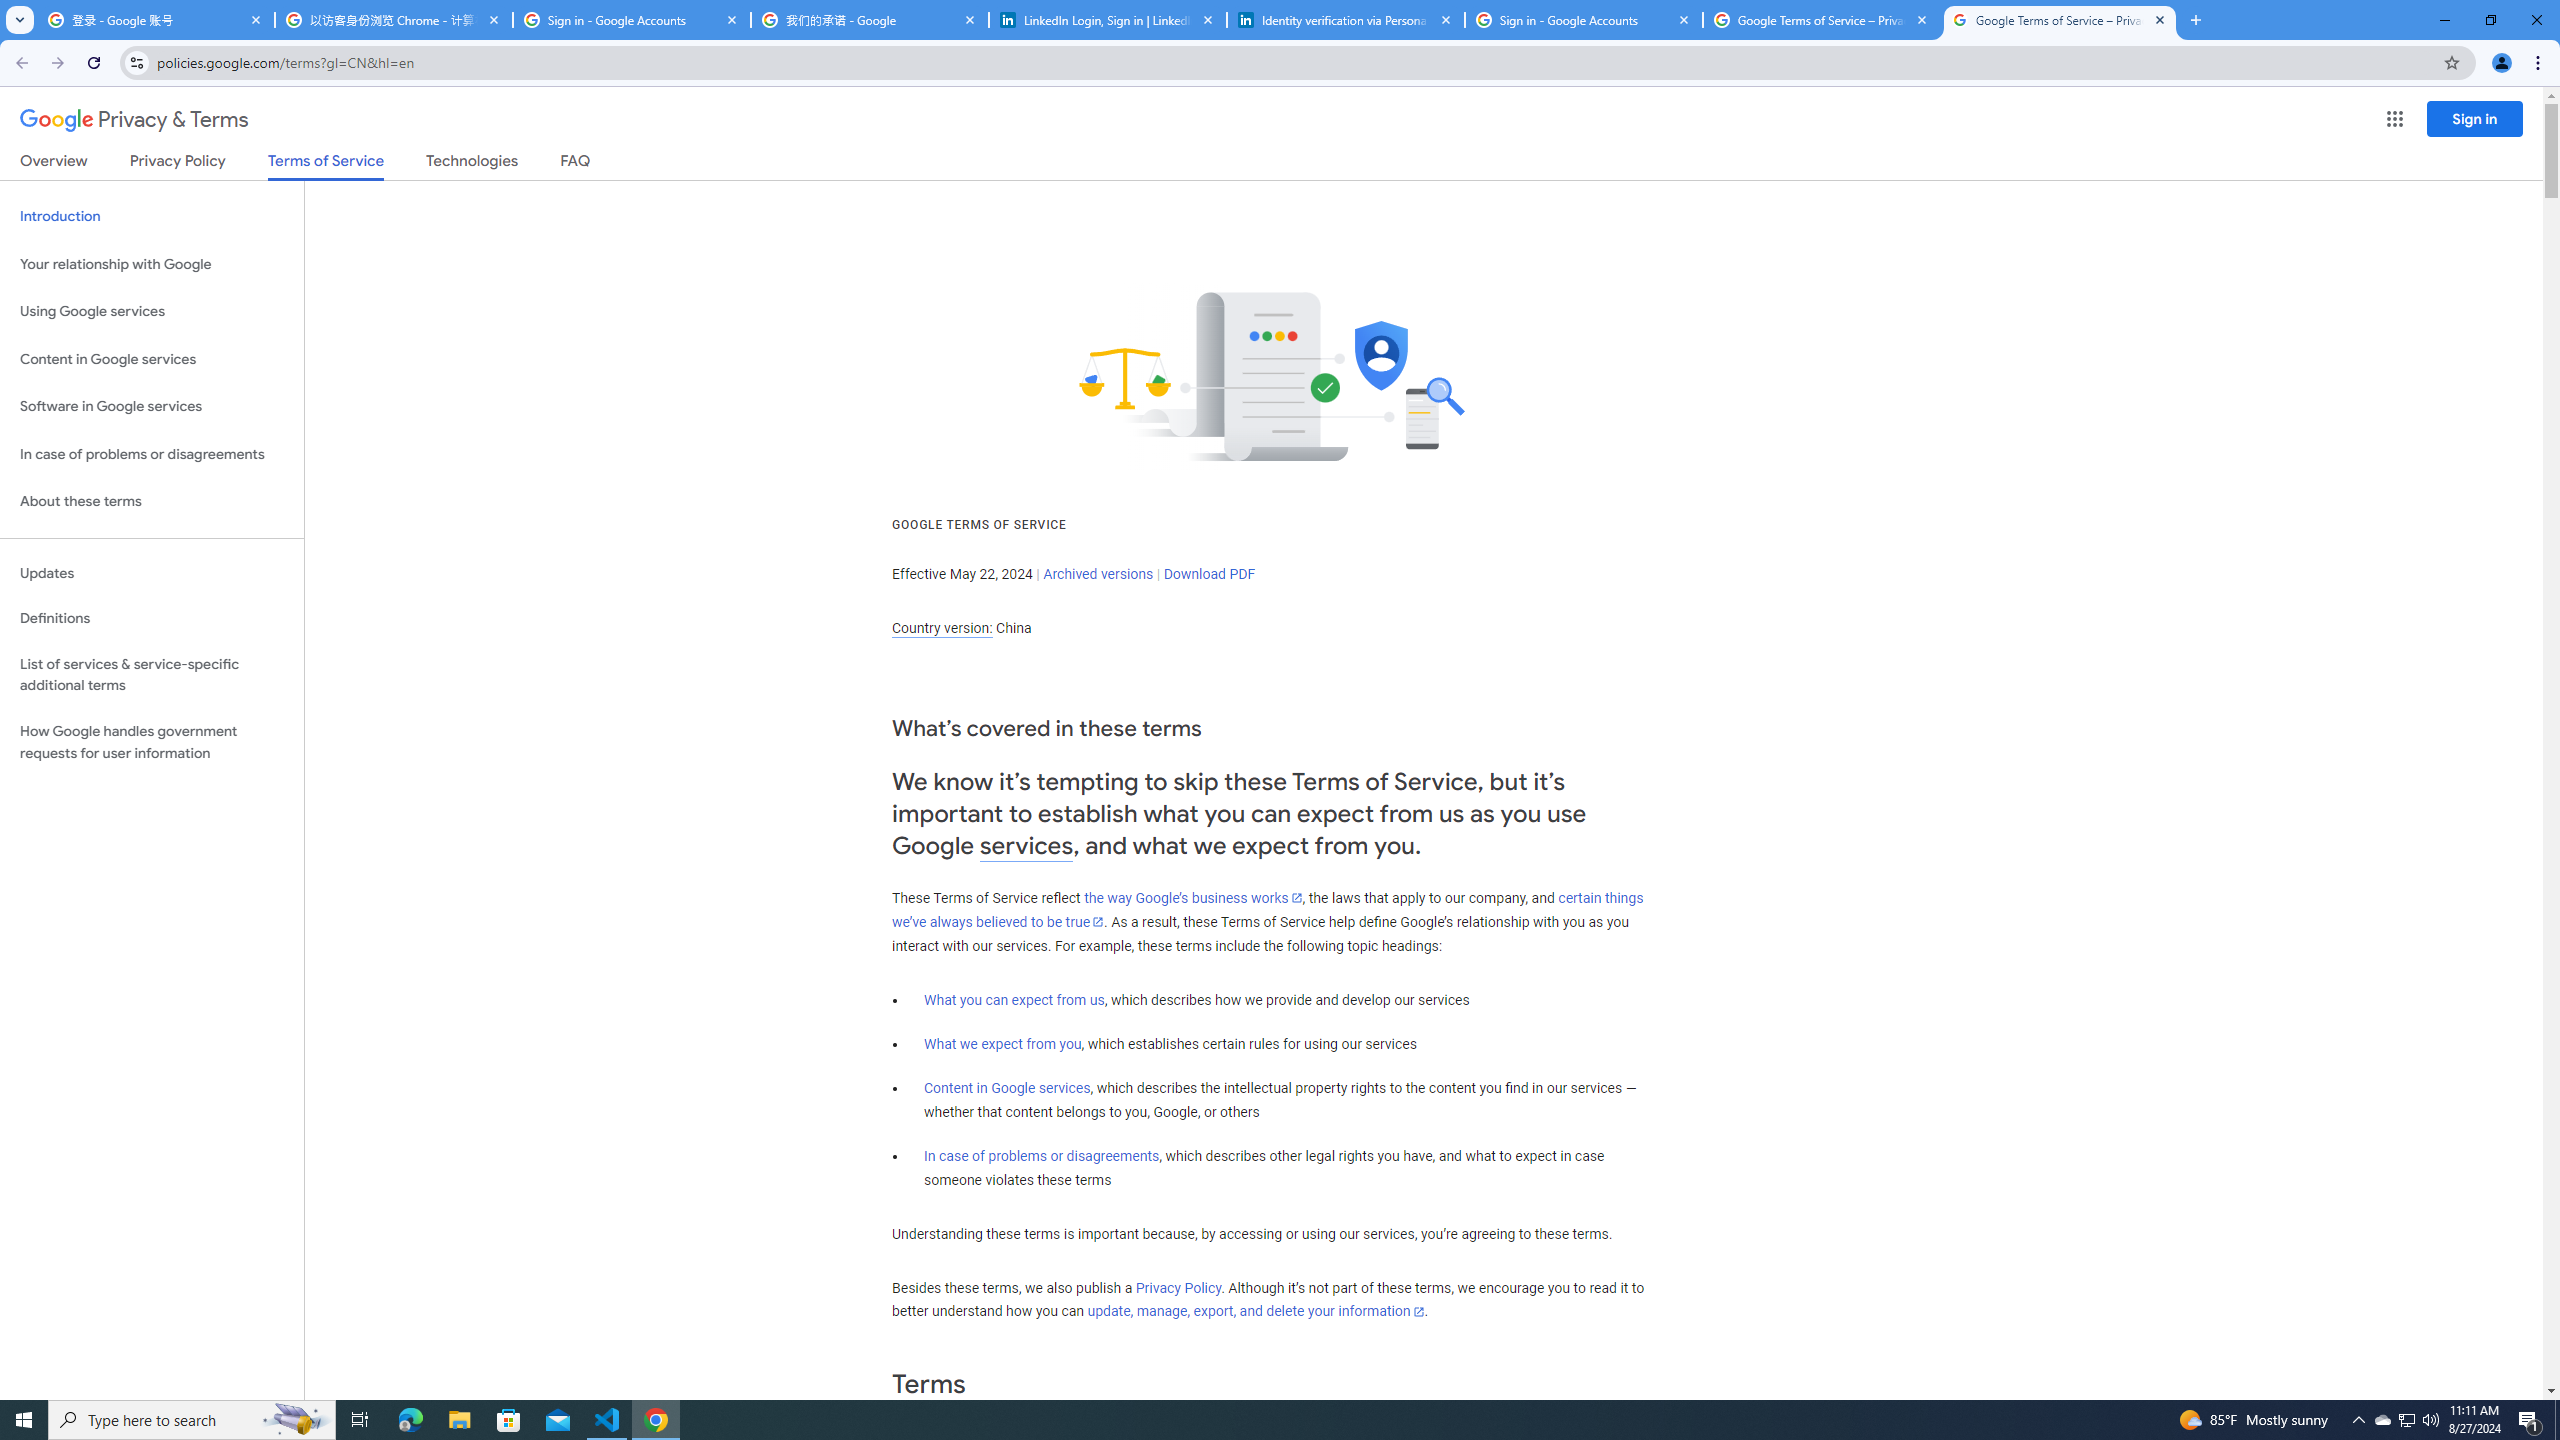  I want to click on 'In case of problems or disagreements', so click(1040, 1156).